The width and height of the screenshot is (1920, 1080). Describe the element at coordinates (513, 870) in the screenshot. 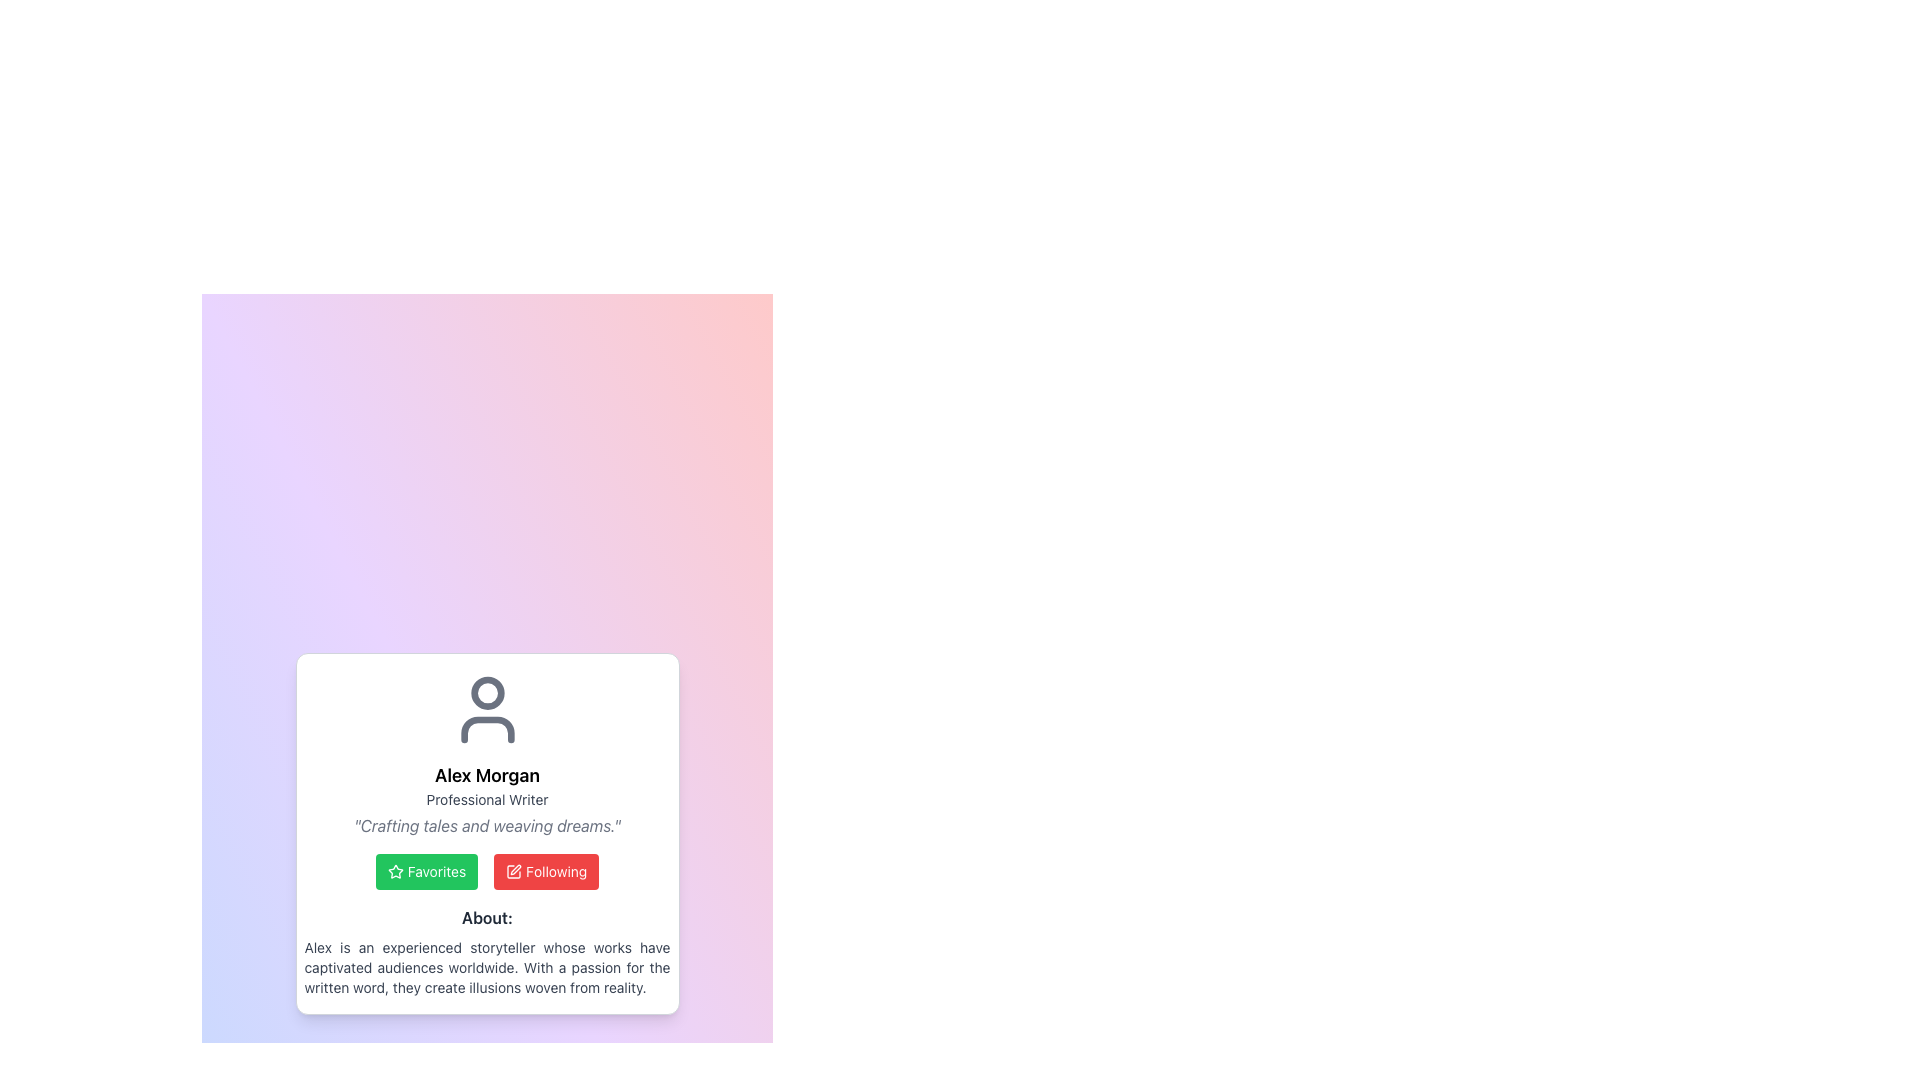

I see `Icon element that resembles a square with rounded corners, outlined in a light color, located next to the 'Following' button on the user profile card` at that location.